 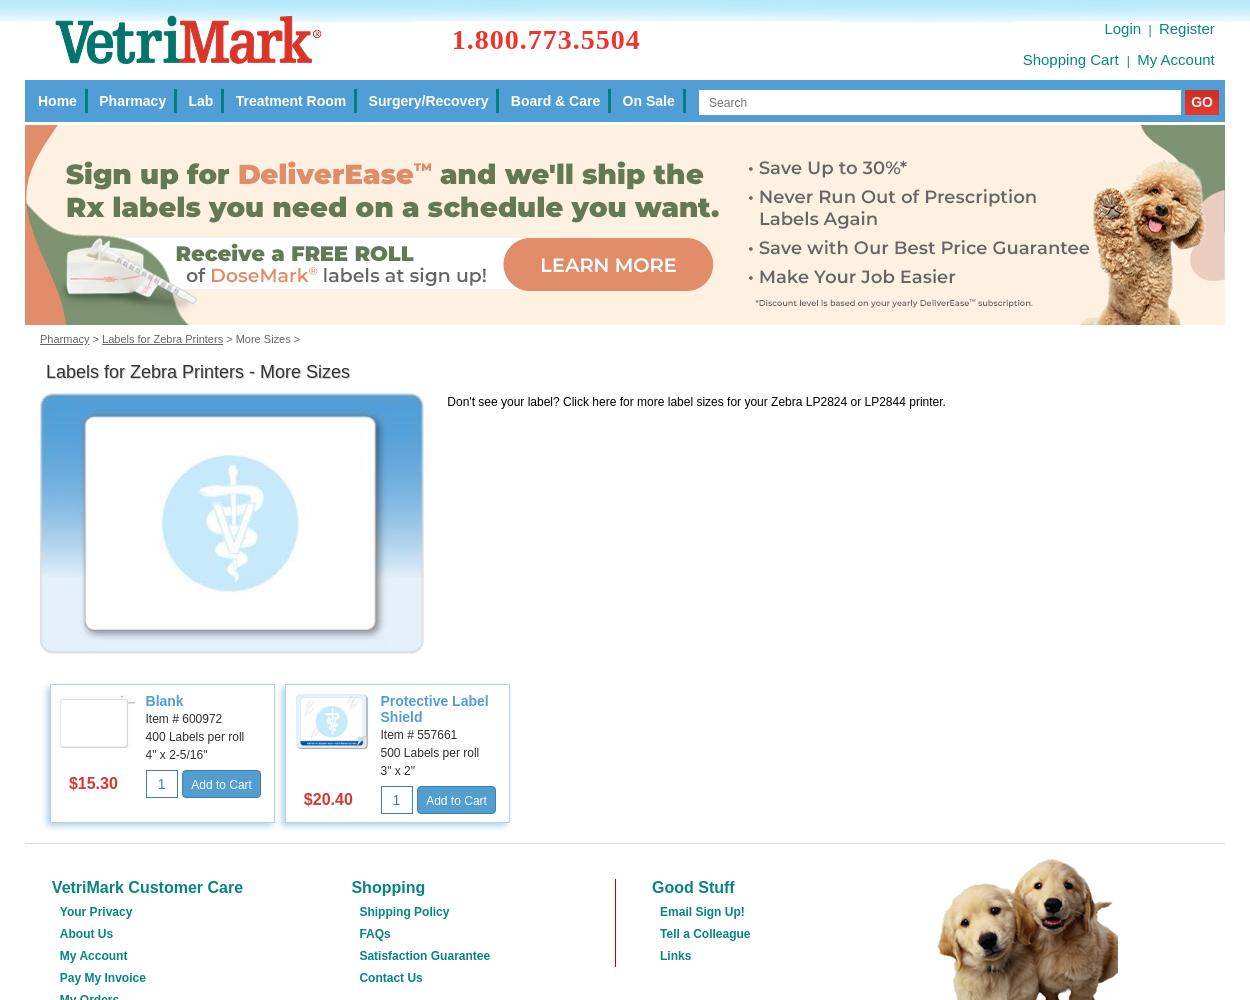 I want to click on '500 Labels per roll', so click(x=380, y=752).